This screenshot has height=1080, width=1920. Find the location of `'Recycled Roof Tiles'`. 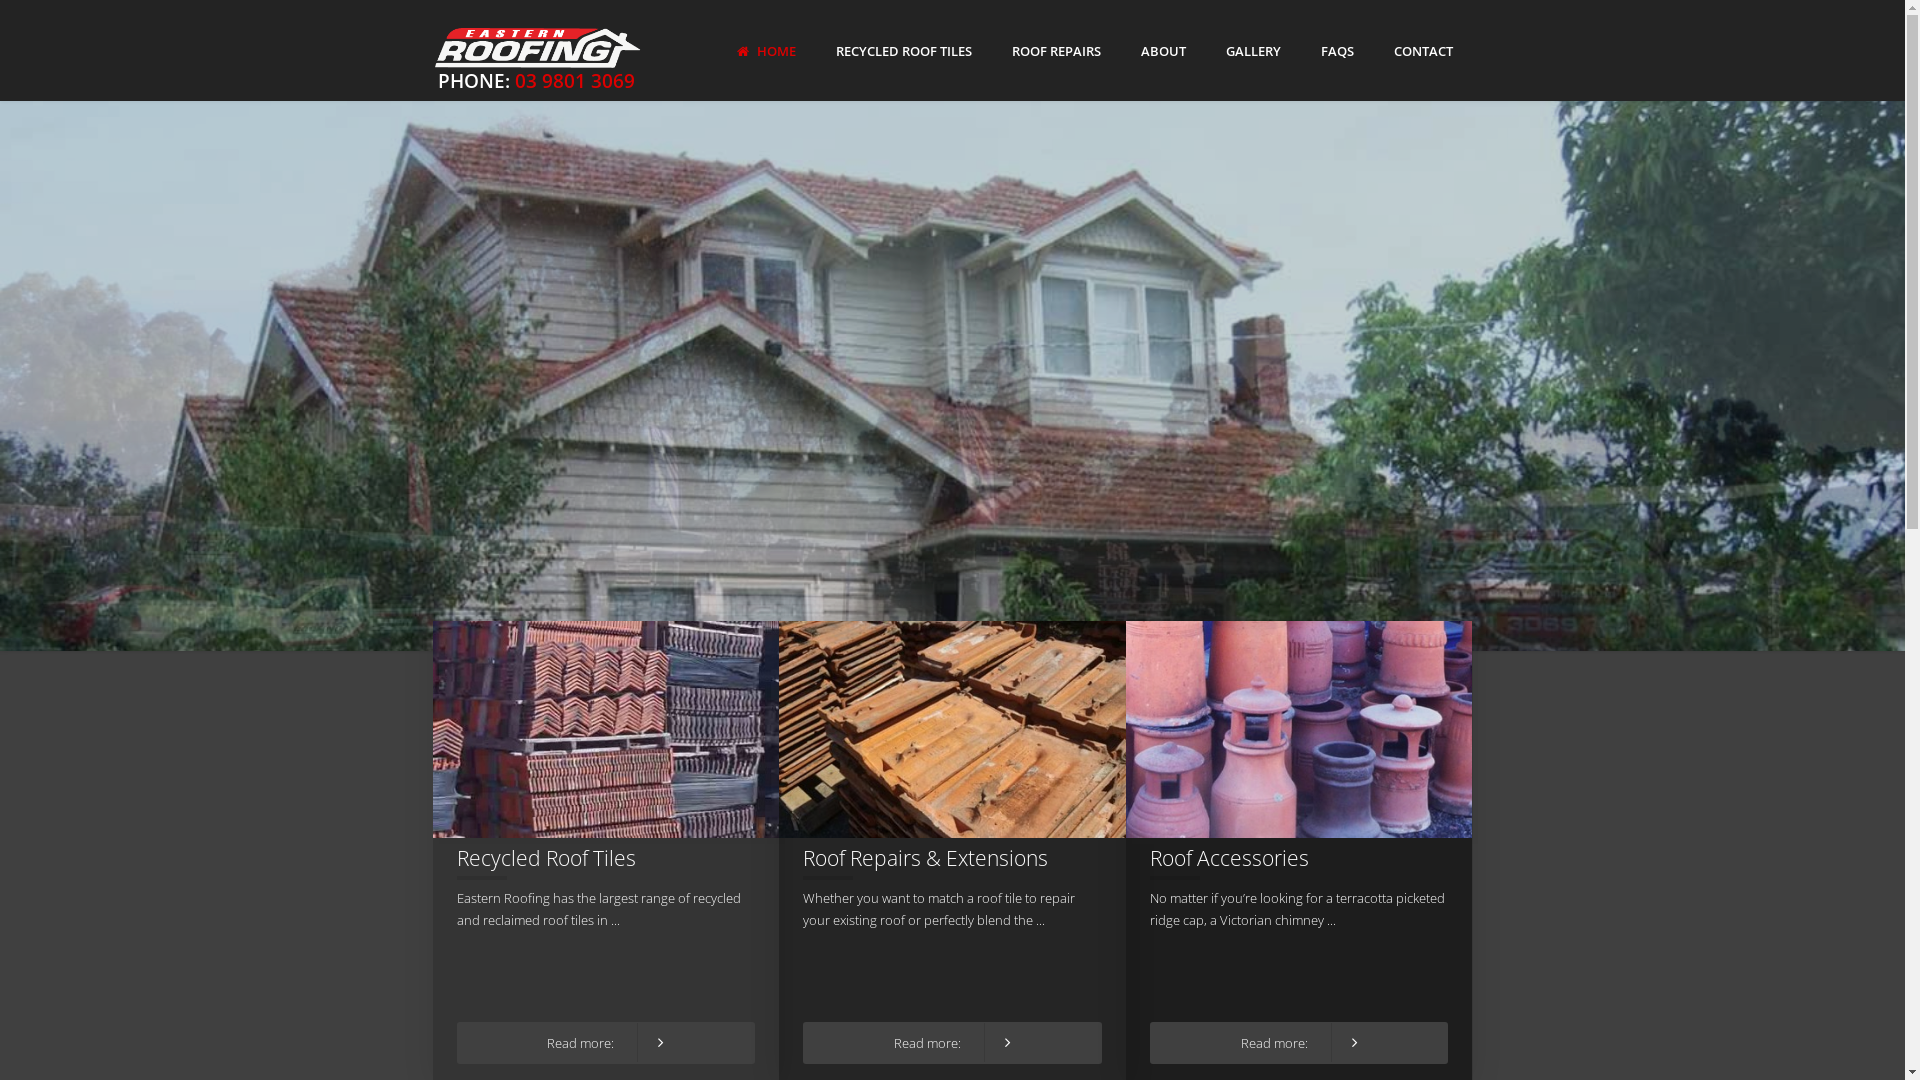

'Recycled Roof Tiles' is located at coordinates (604, 729).